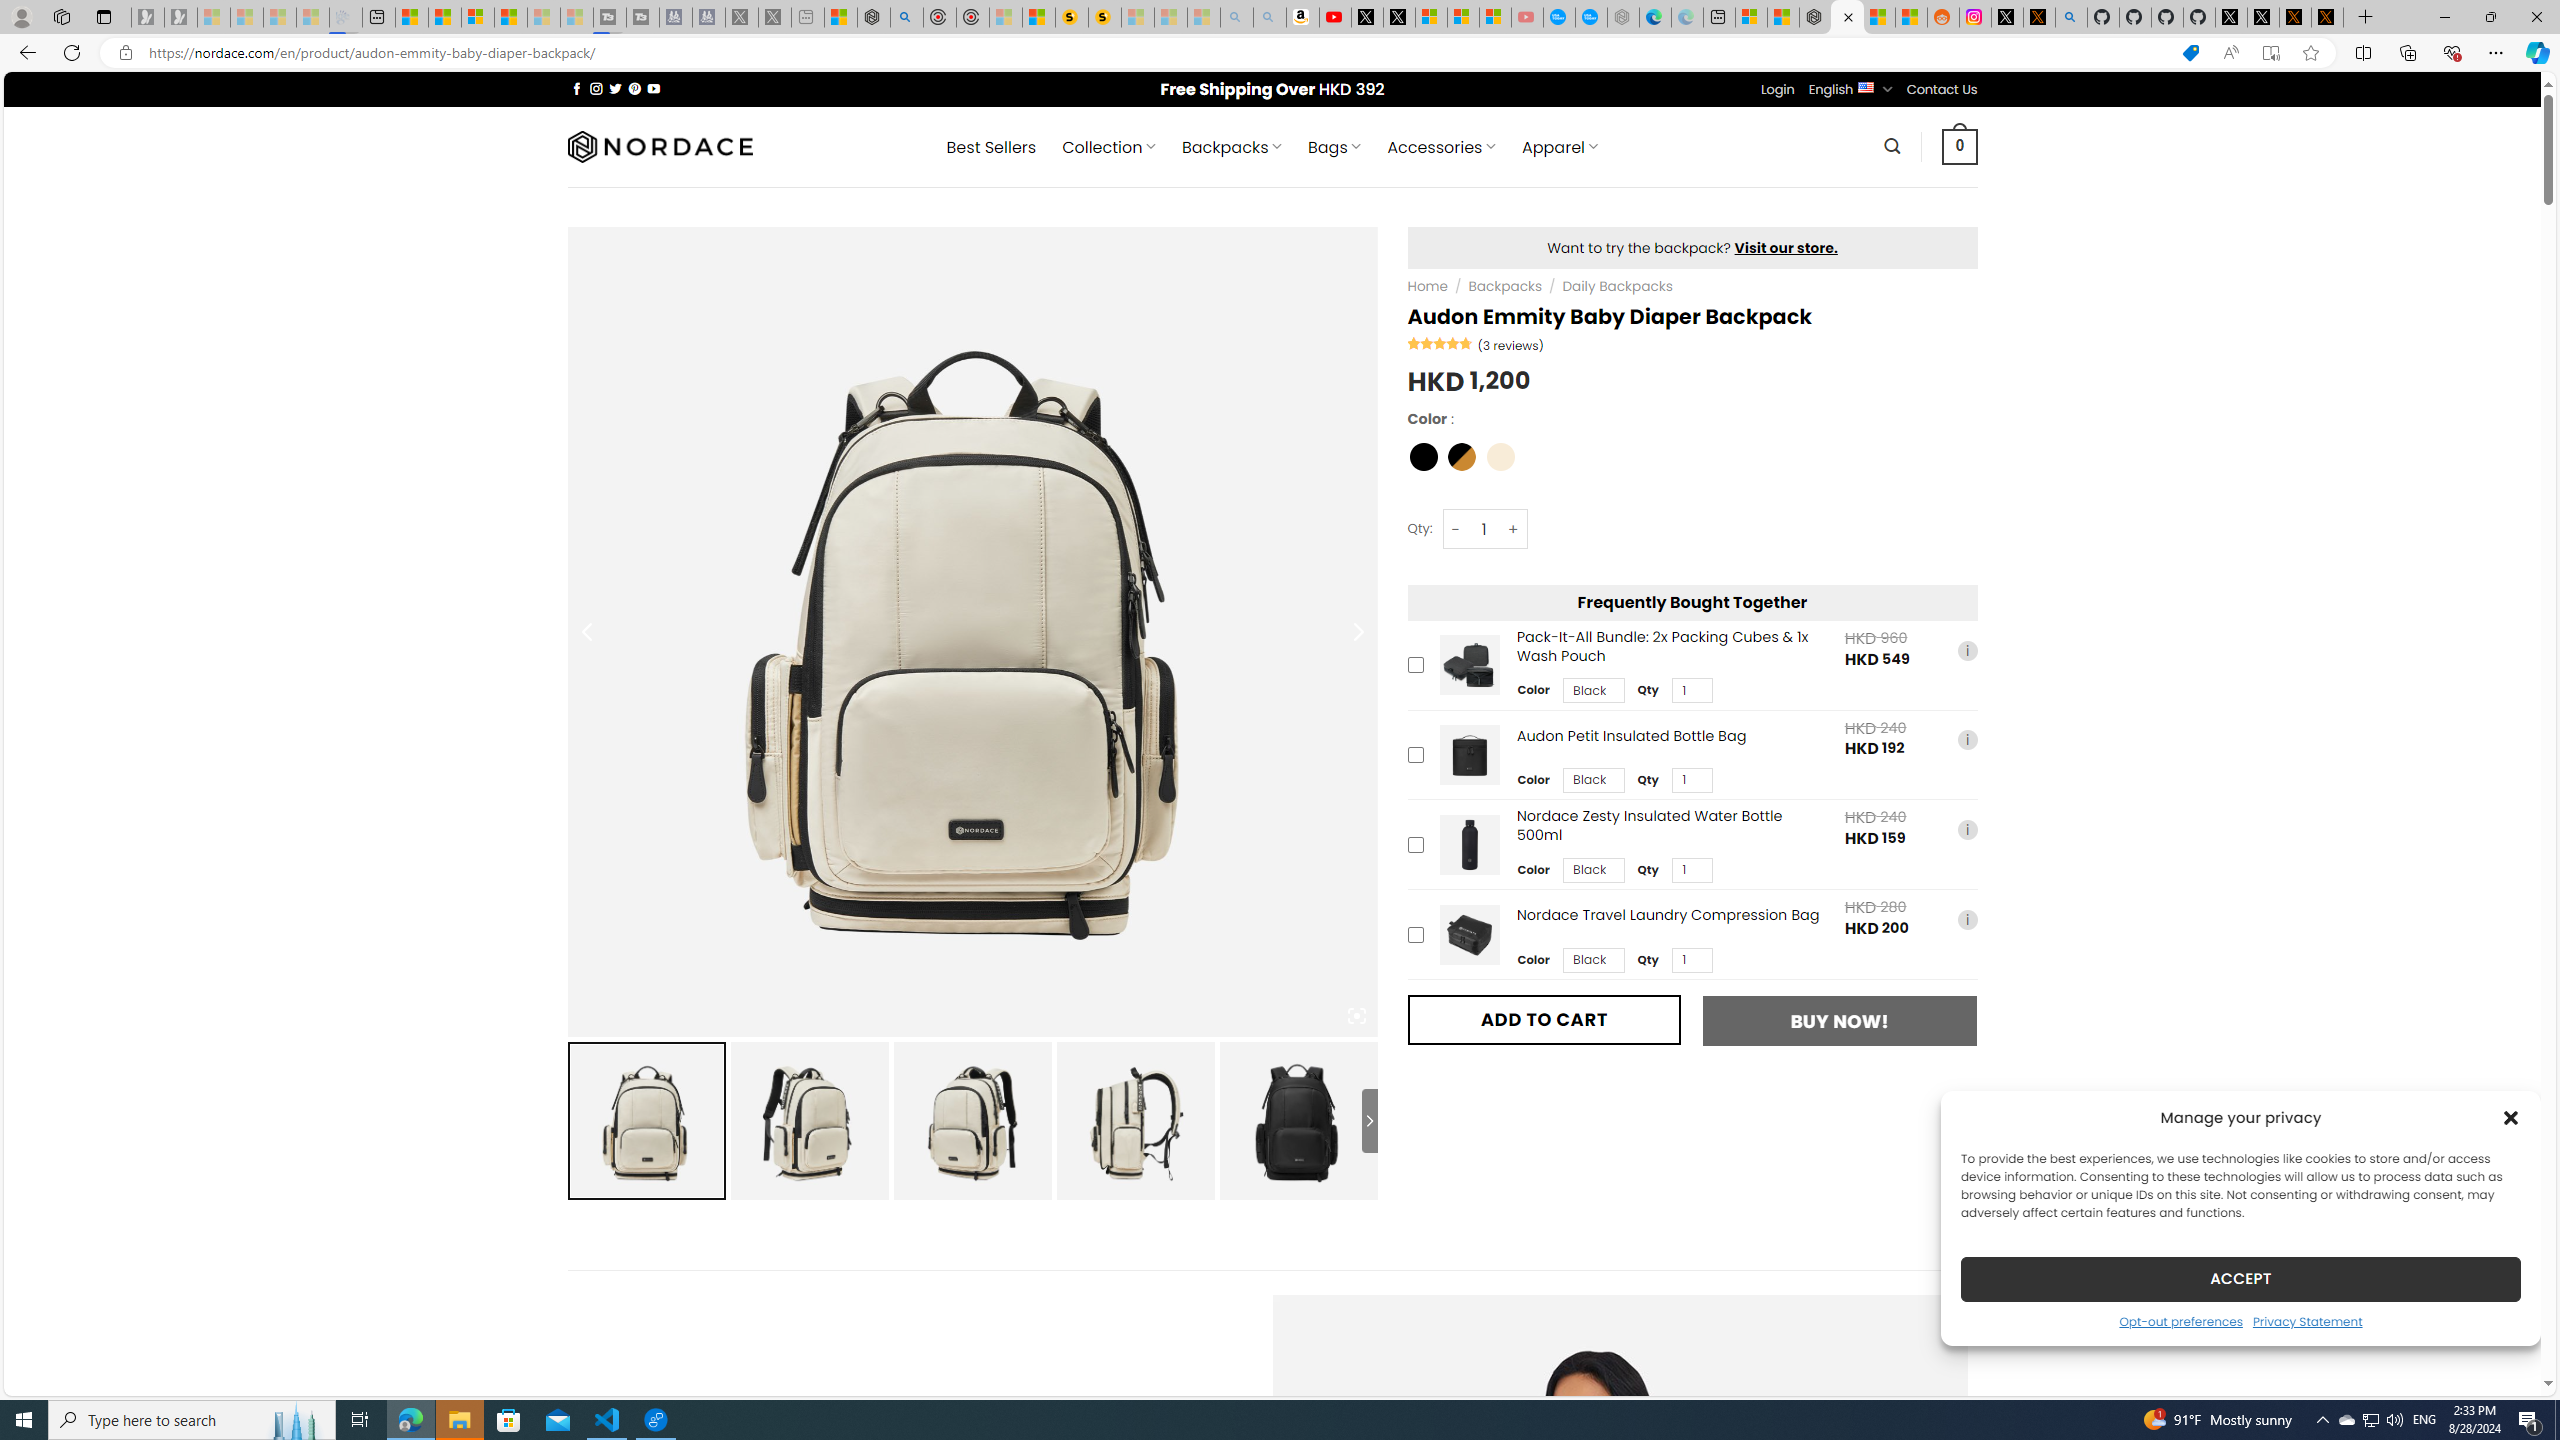 This screenshot has width=2560, height=1440. What do you see at coordinates (1691, 960) in the screenshot?
I see `'Class: upsell-v2-product-upsell-variable-product-qty-select'` at bounding box center [1691, 960].